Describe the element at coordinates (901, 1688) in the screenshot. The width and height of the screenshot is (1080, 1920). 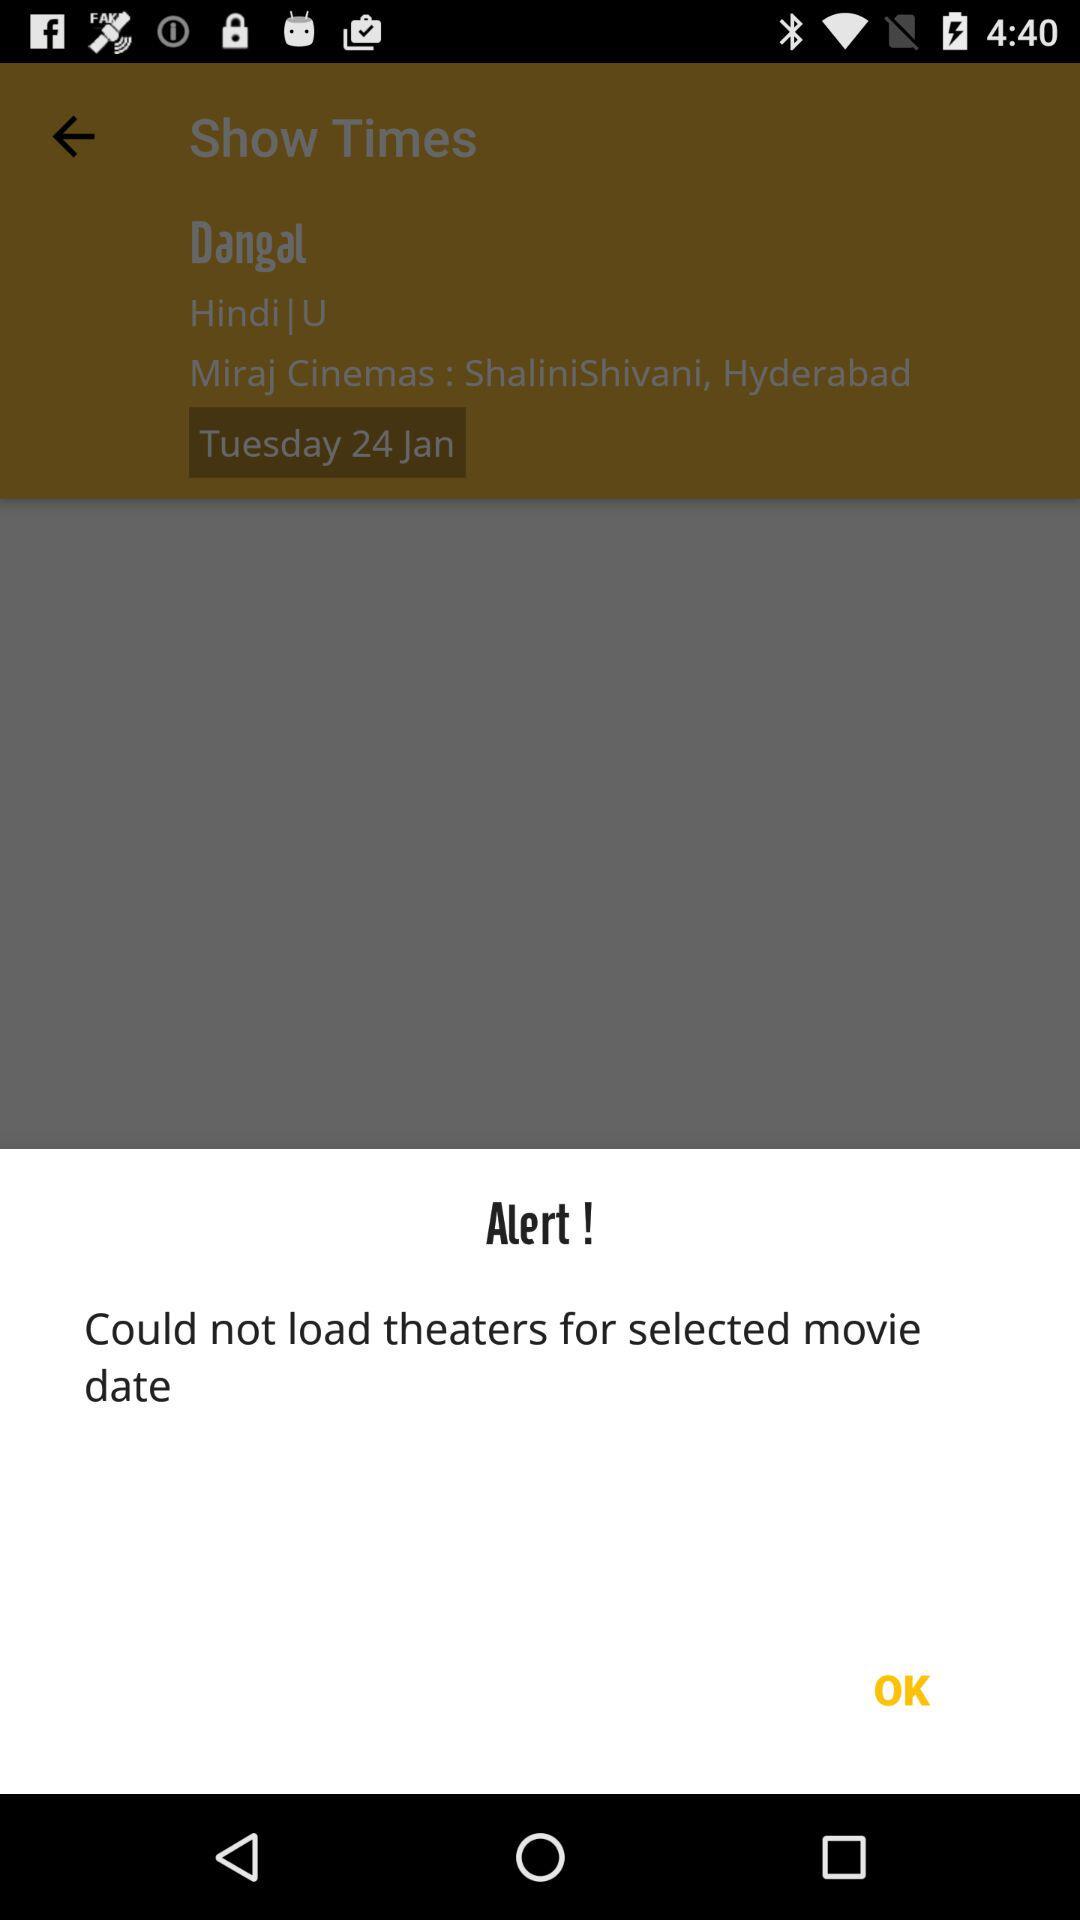
I see `the ok item` at that location.